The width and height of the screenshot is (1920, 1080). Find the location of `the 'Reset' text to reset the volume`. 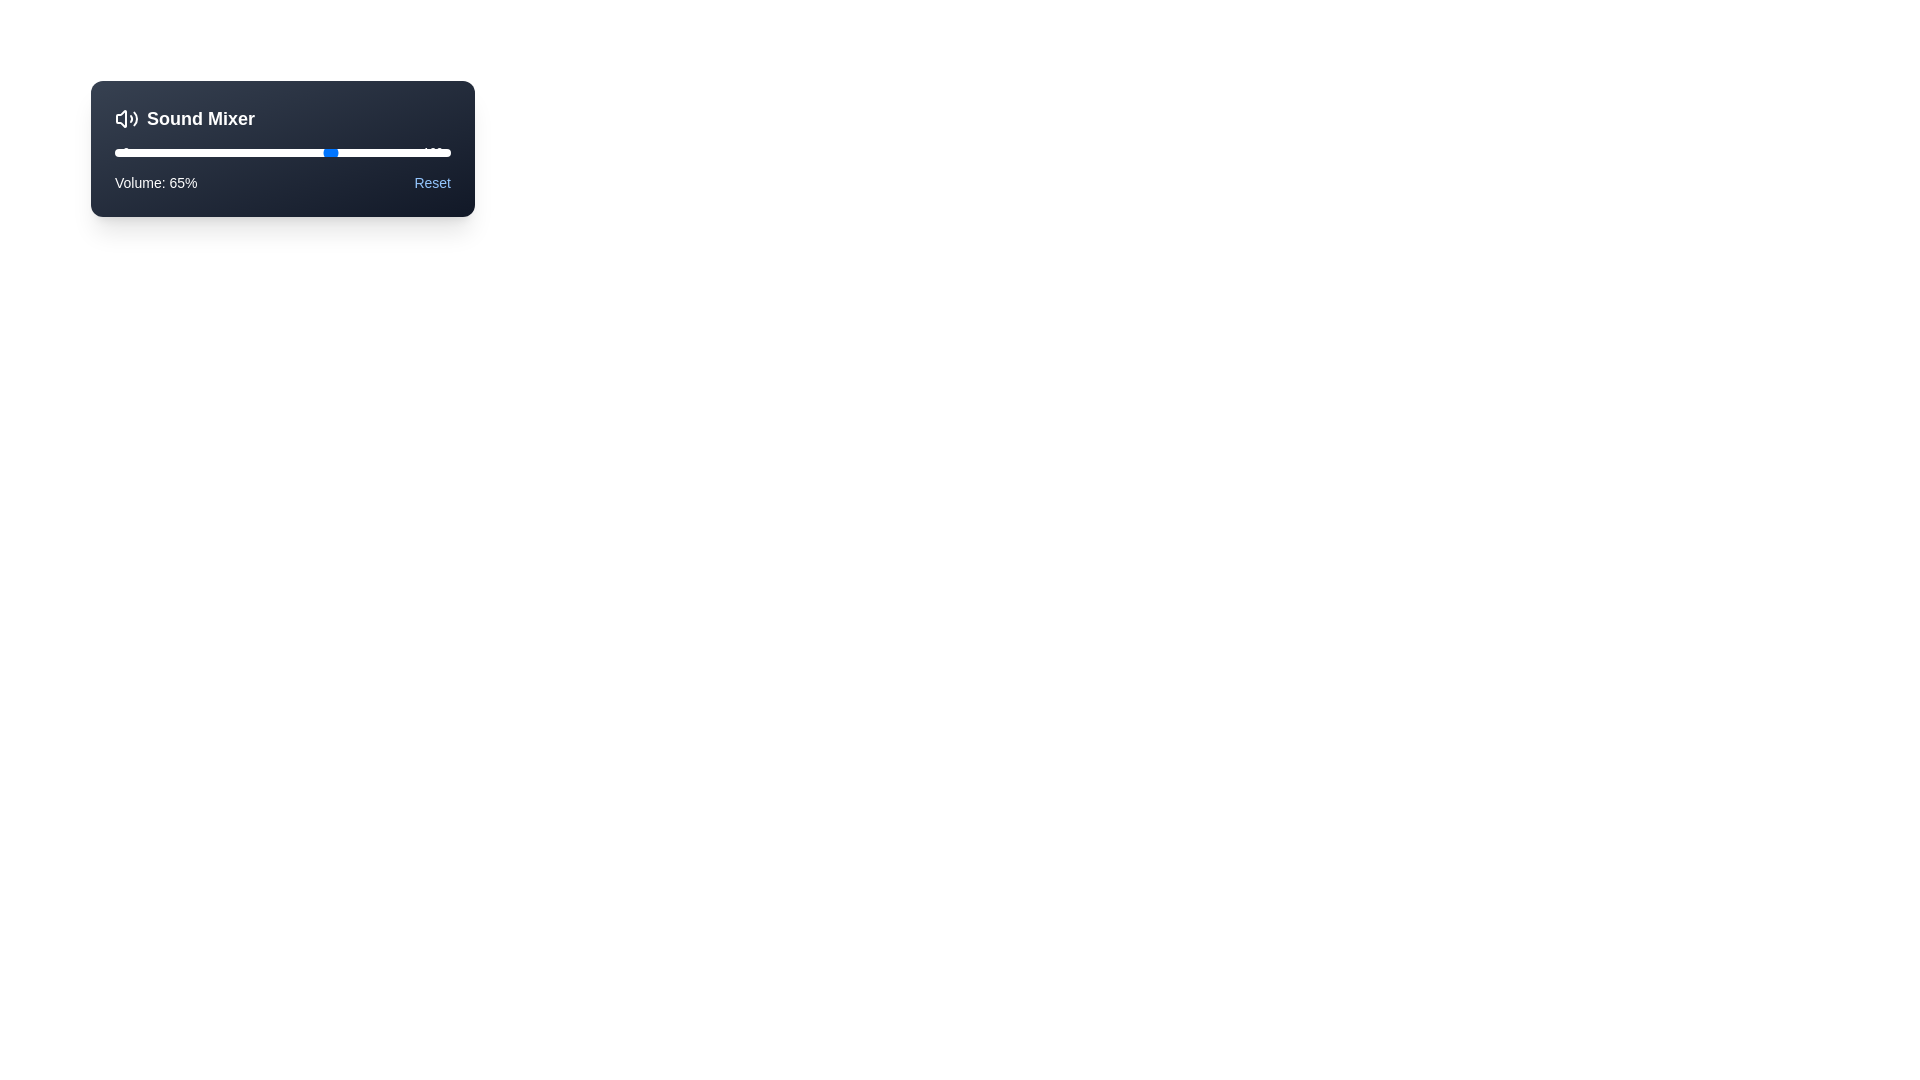

the 'Reset' text to reset the volume is located at coordinates (431, 182).